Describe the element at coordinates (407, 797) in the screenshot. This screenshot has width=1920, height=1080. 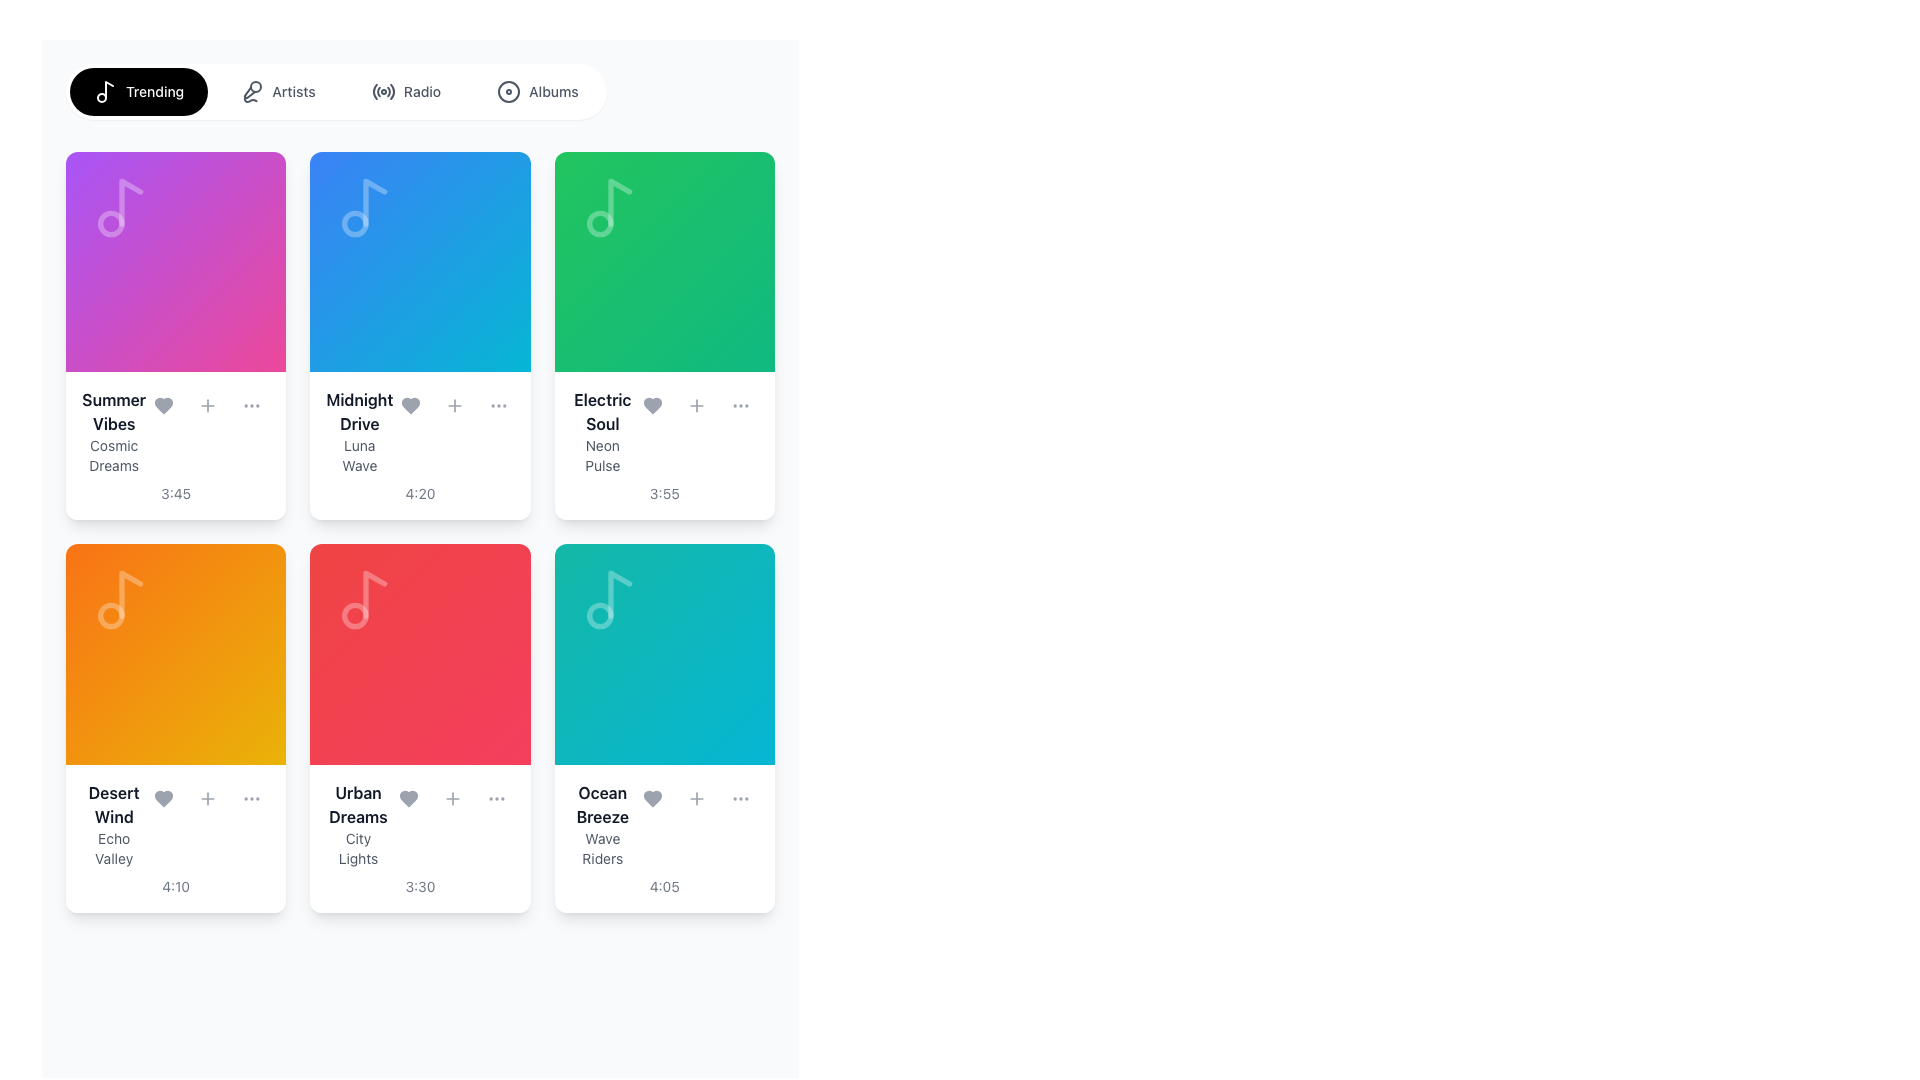
I see `the first circular button with a heart-shaped icon located to the right of the 'Urban Dreams' item to observe the hover effect` at that location.